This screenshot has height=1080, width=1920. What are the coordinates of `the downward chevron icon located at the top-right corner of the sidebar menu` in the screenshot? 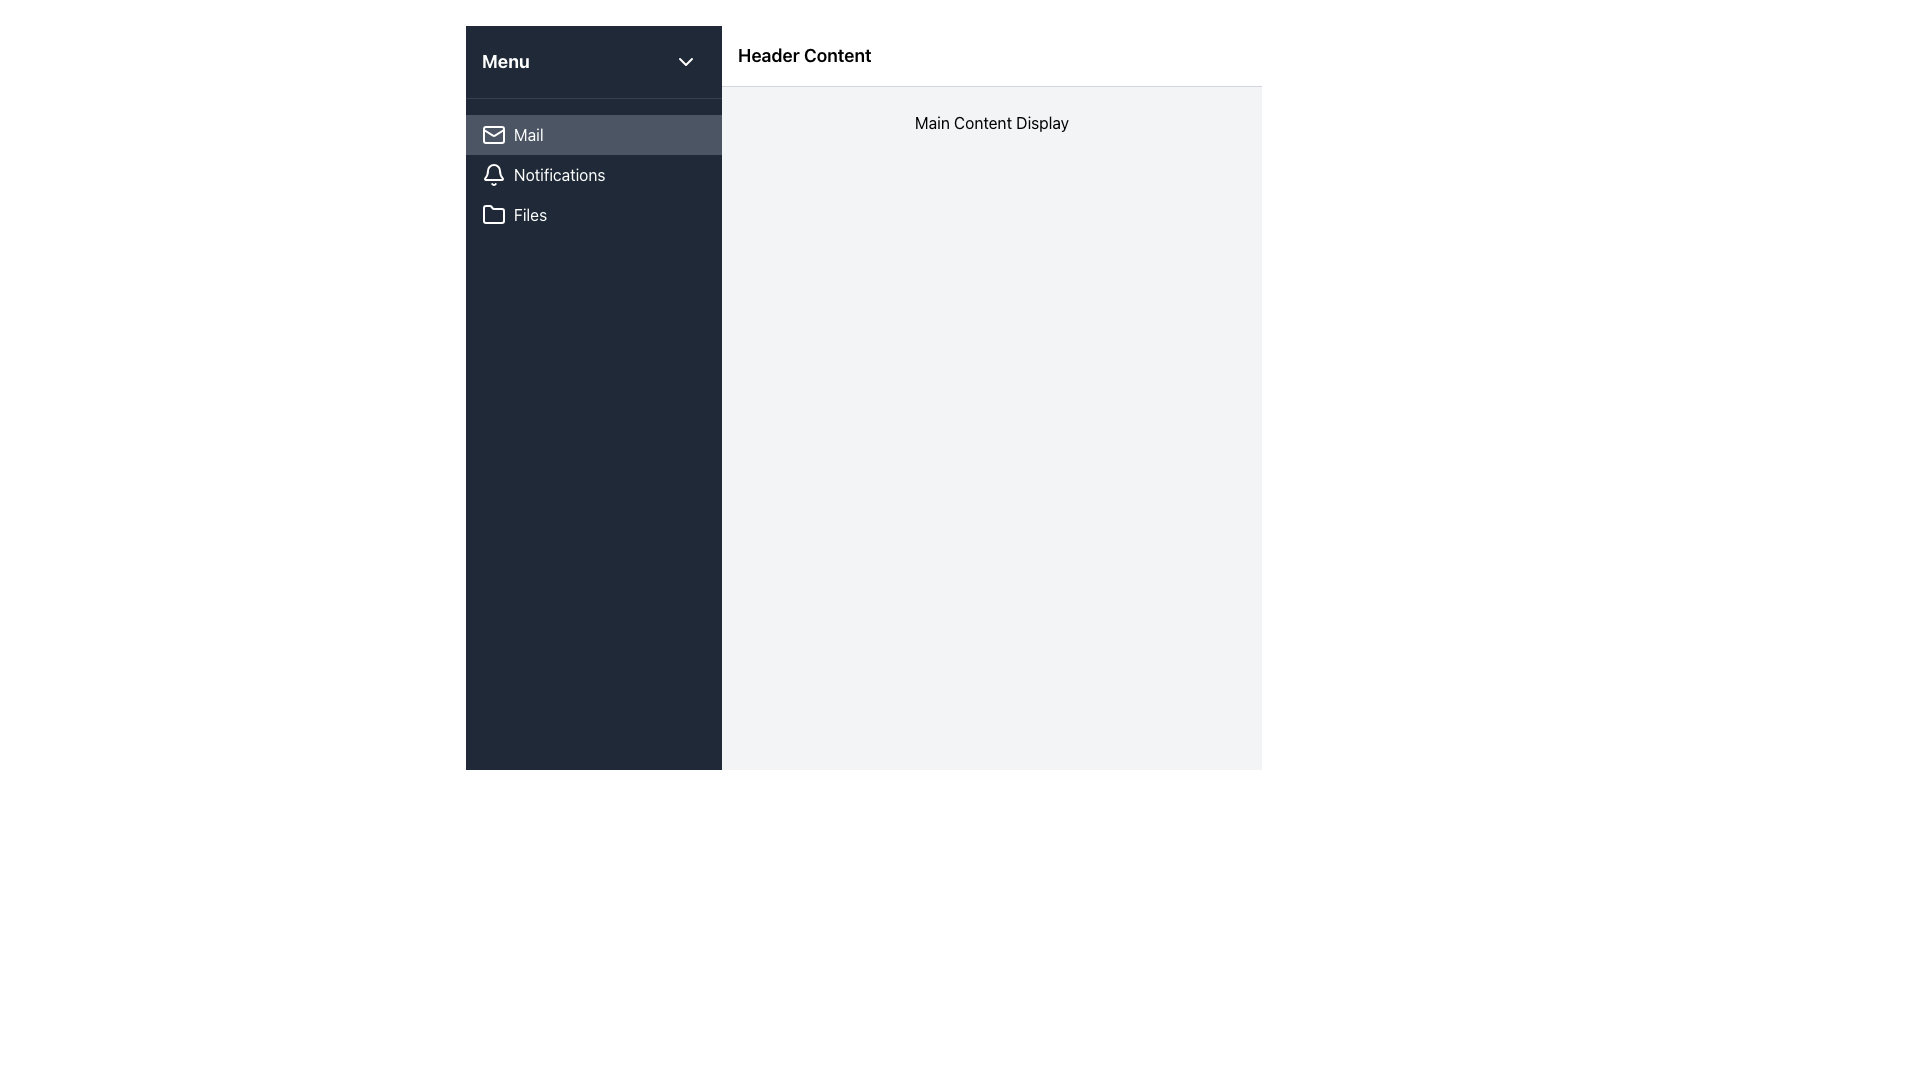 It's located at (686, 60).